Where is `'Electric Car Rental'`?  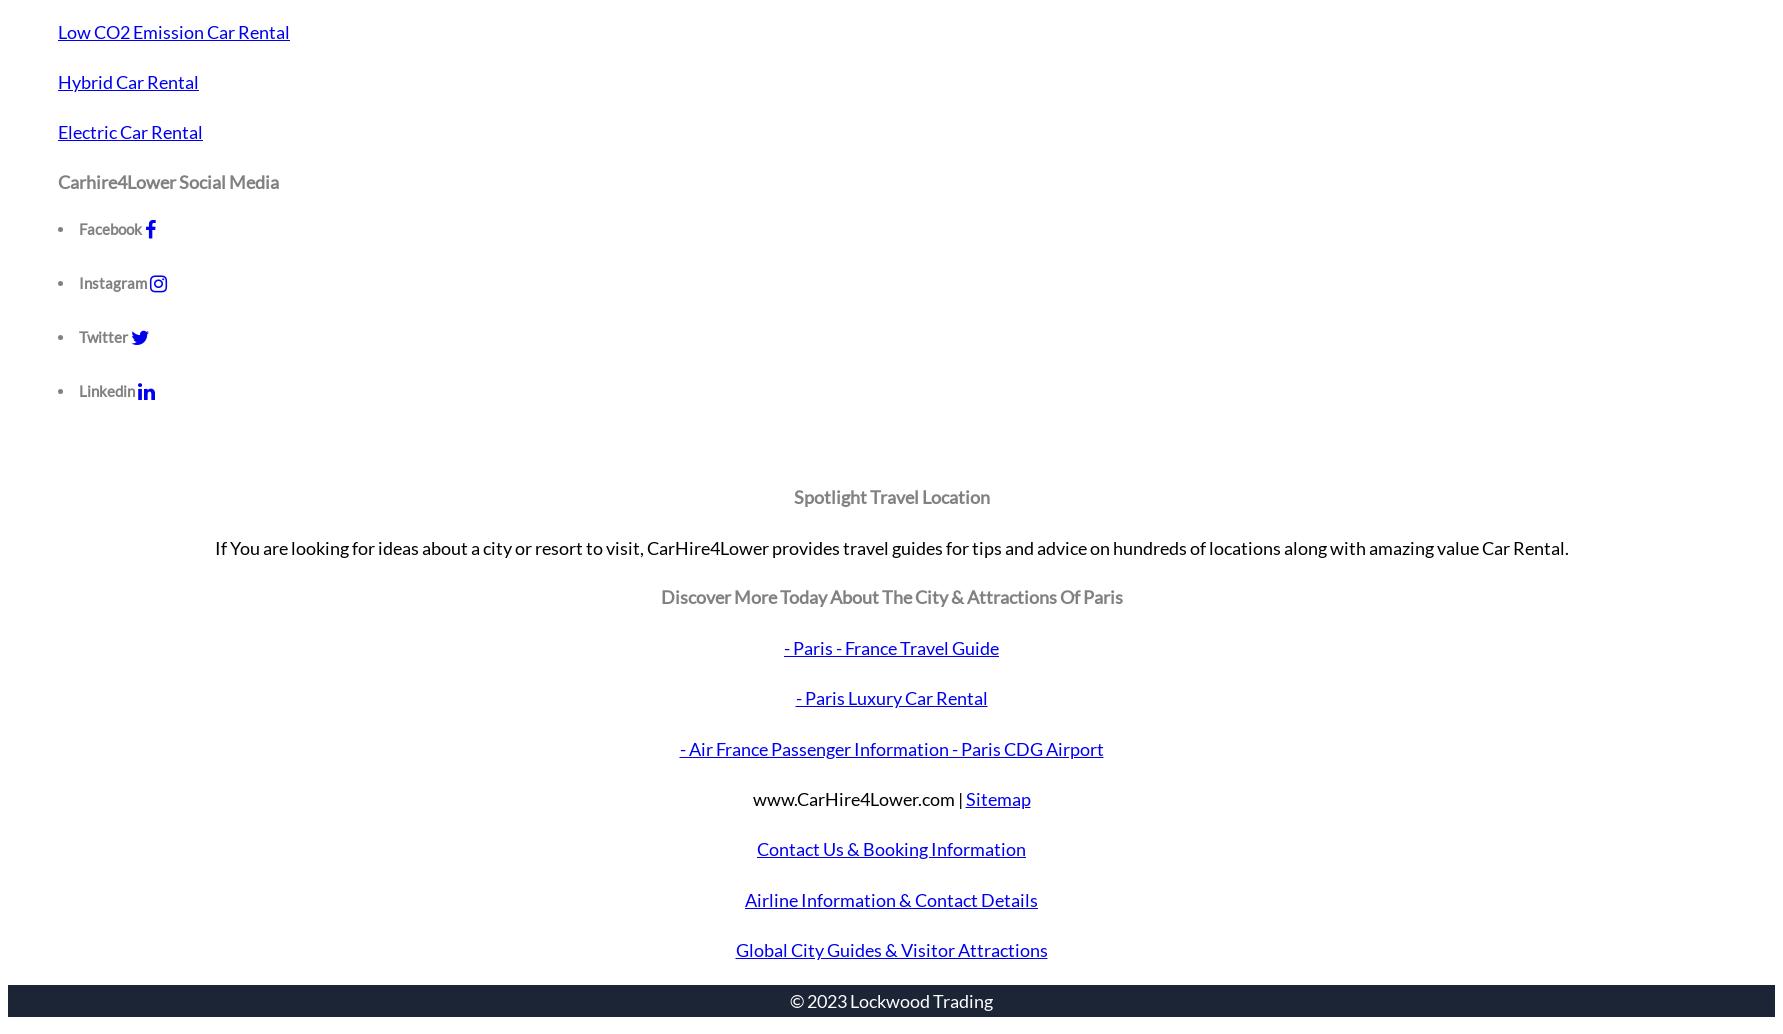 'Electric Car Rental' is located at coordinates (129, 132).